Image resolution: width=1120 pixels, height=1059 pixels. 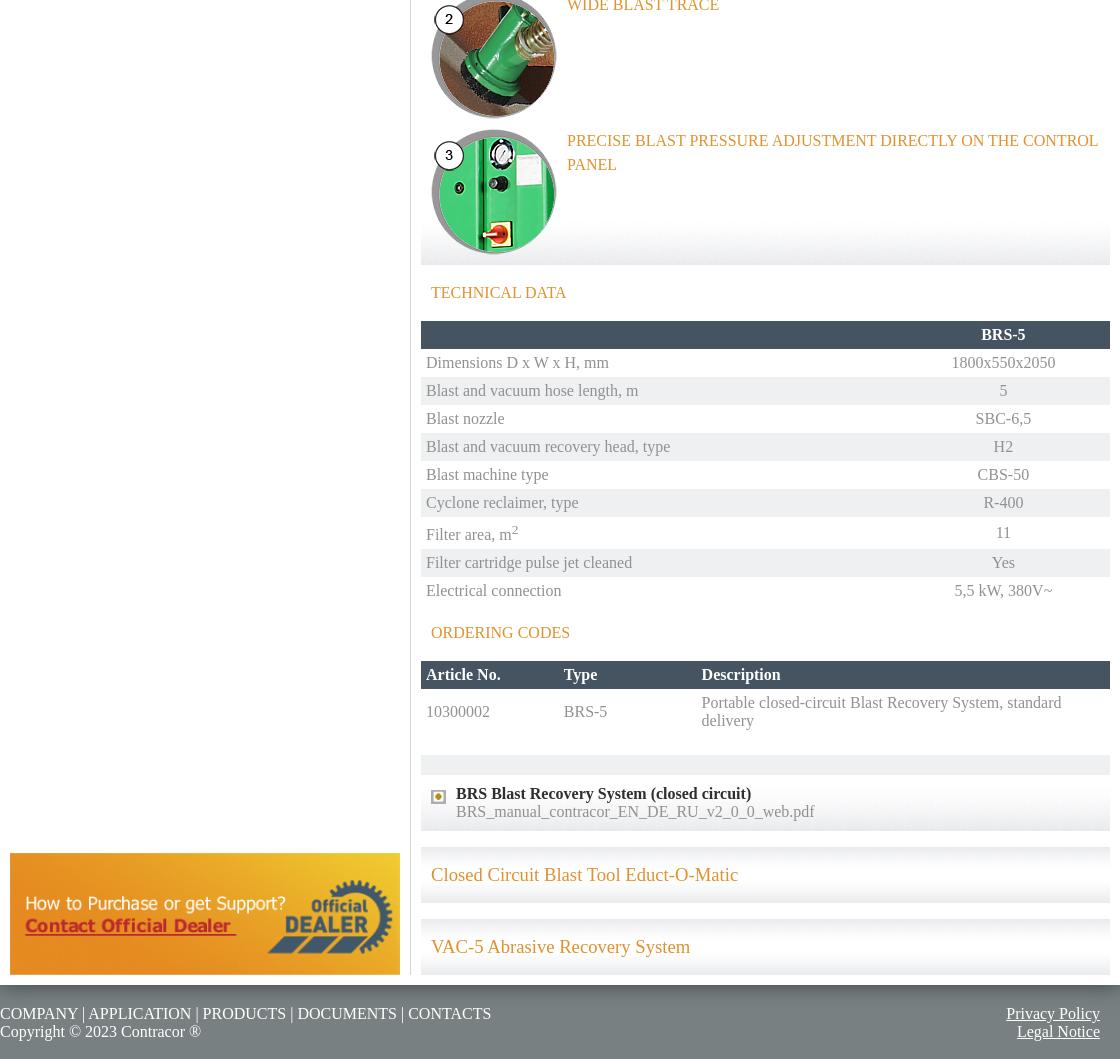 What do you see at coordinates (38, 1011) in the screenshot?
I see `'COMPANY'` at bounding box center [38, 1011].